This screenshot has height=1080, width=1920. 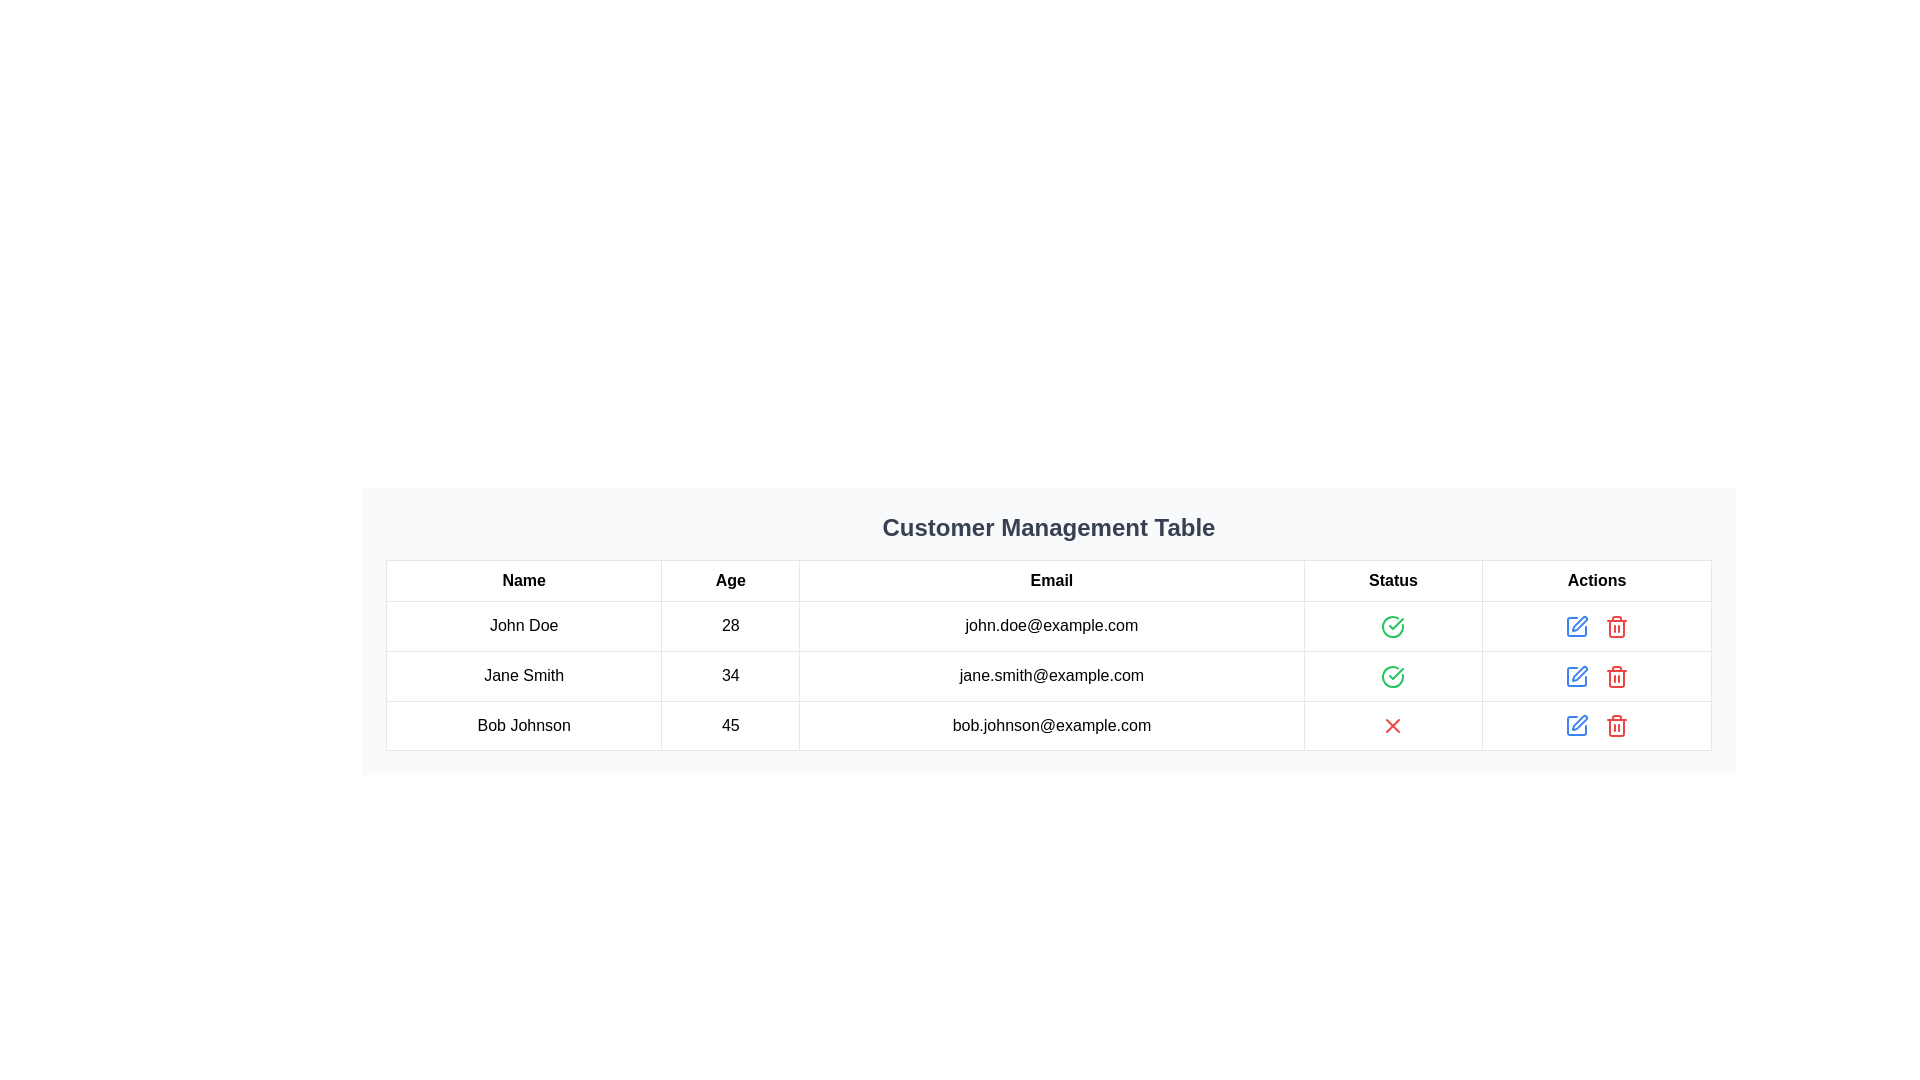 I want to click on the blue pen icon in the 'Actions' column of the third row in the table, so click(x=1576, y=625).